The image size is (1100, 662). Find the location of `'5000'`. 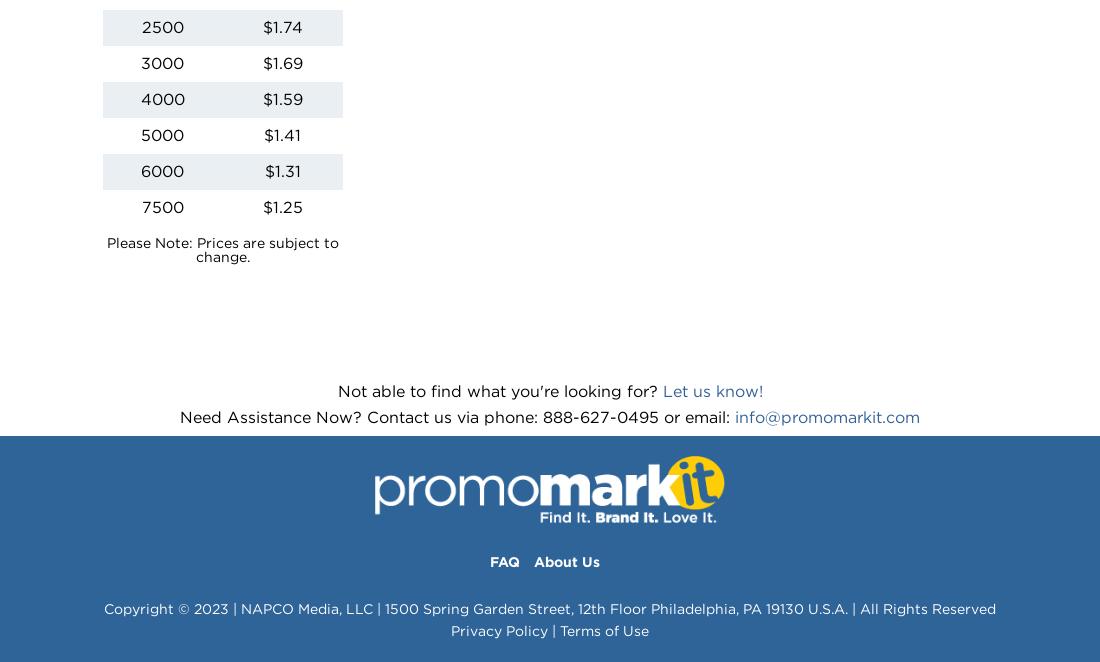

'5000' is located at coordinates (161, 134).